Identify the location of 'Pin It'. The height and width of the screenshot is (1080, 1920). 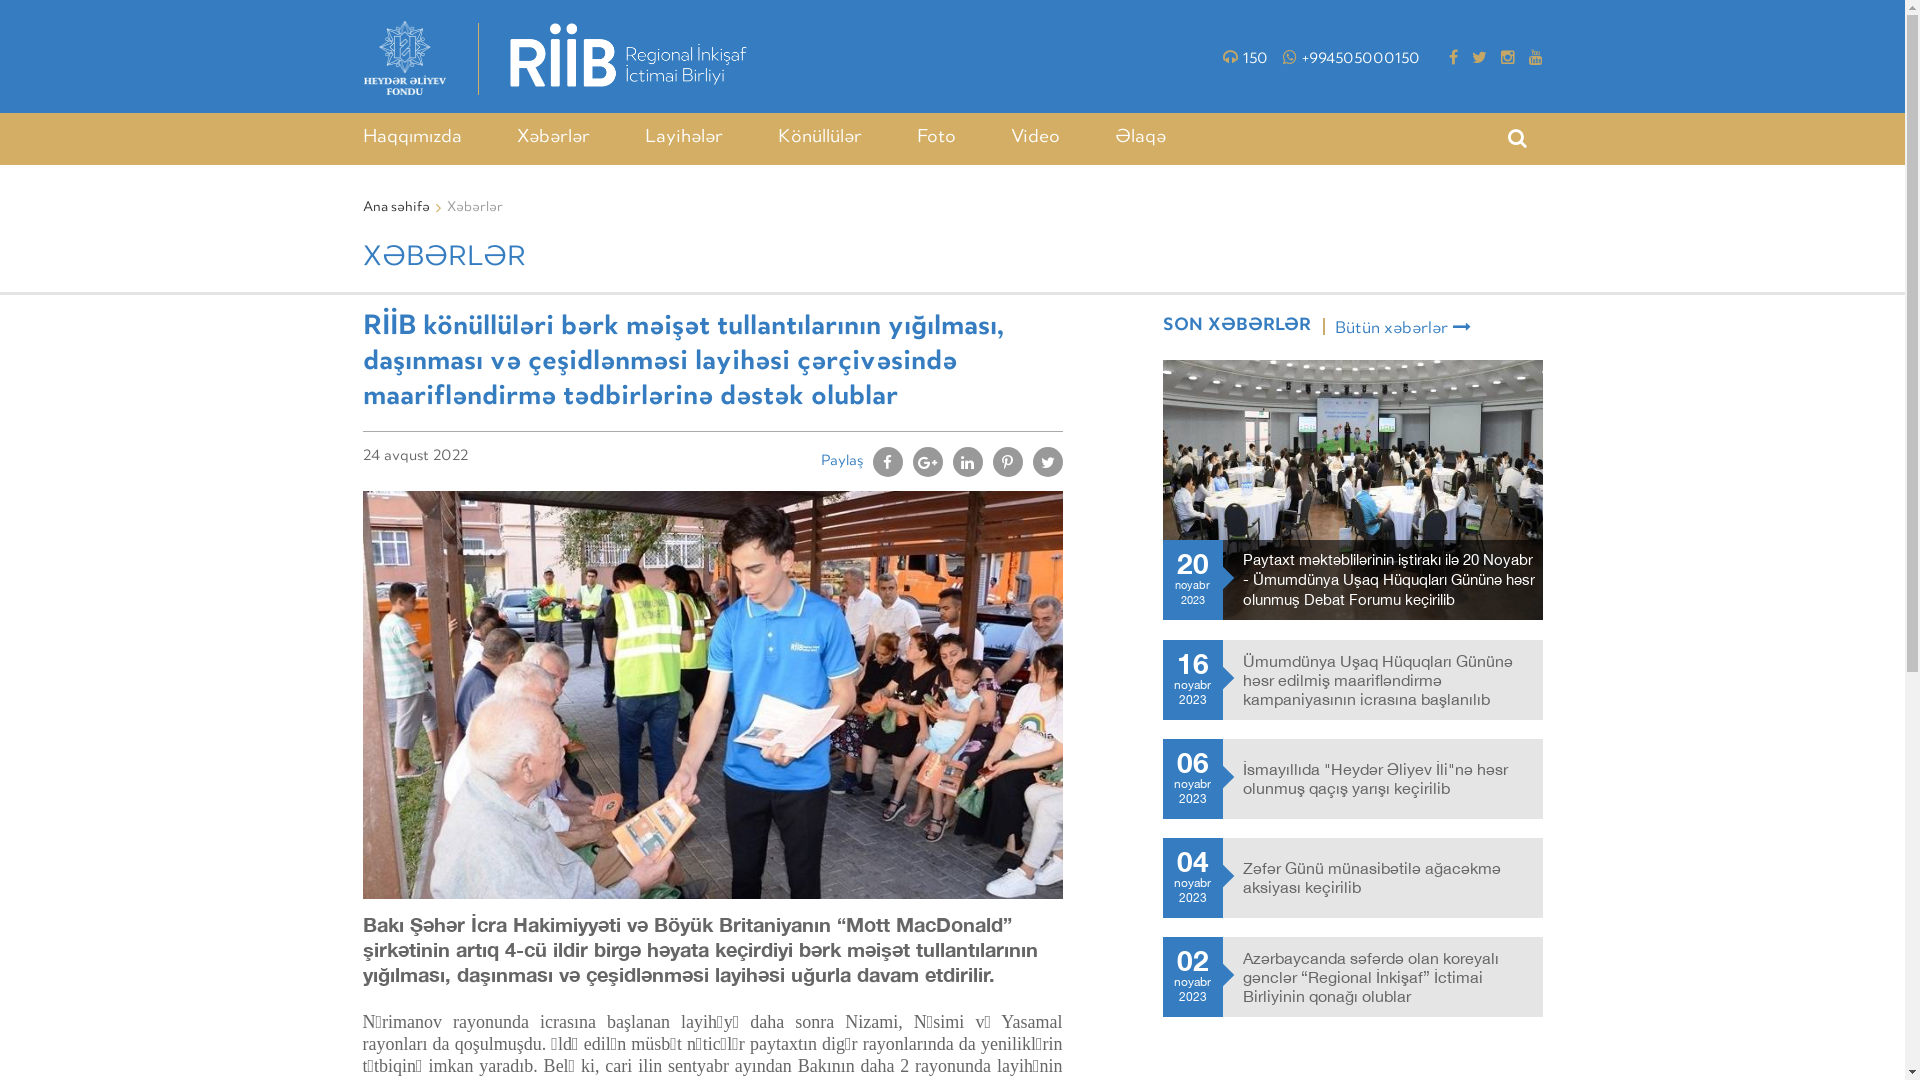
(1007, 462).